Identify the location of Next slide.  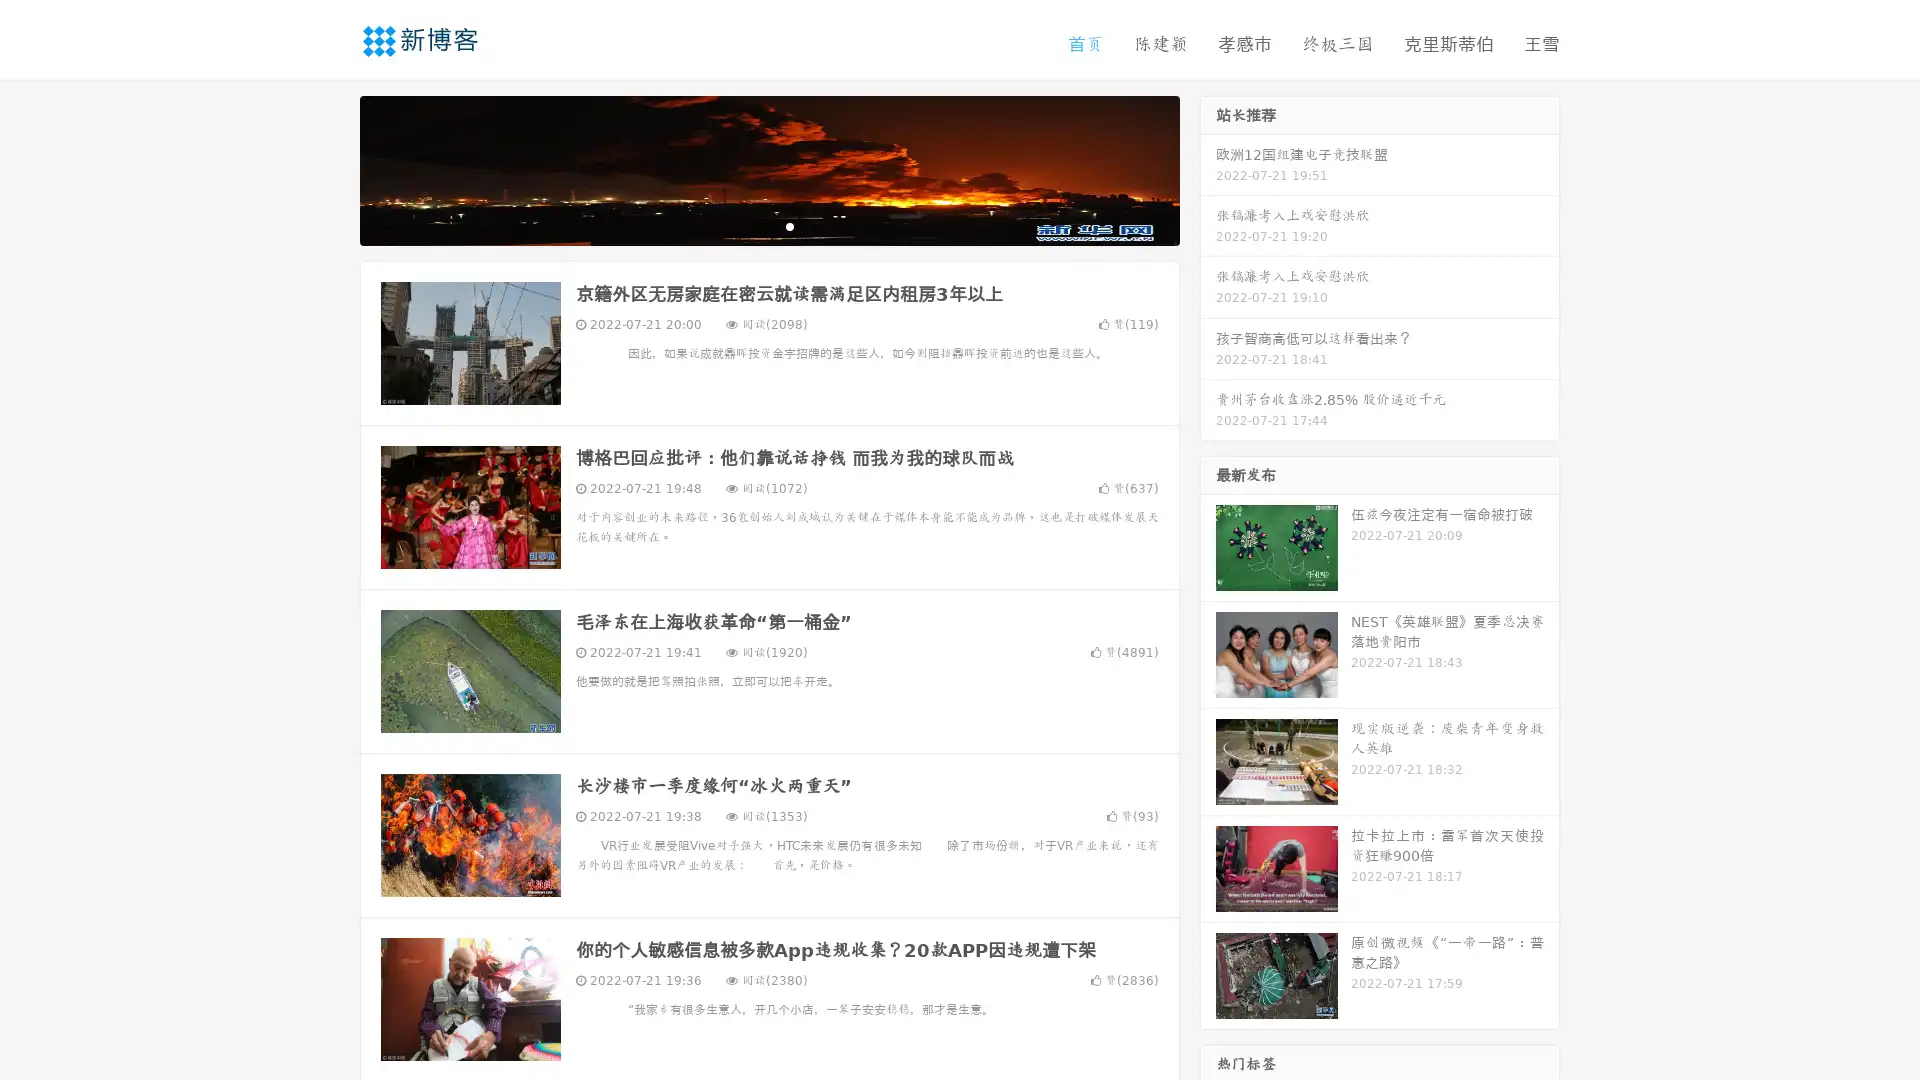
(1208, 168).